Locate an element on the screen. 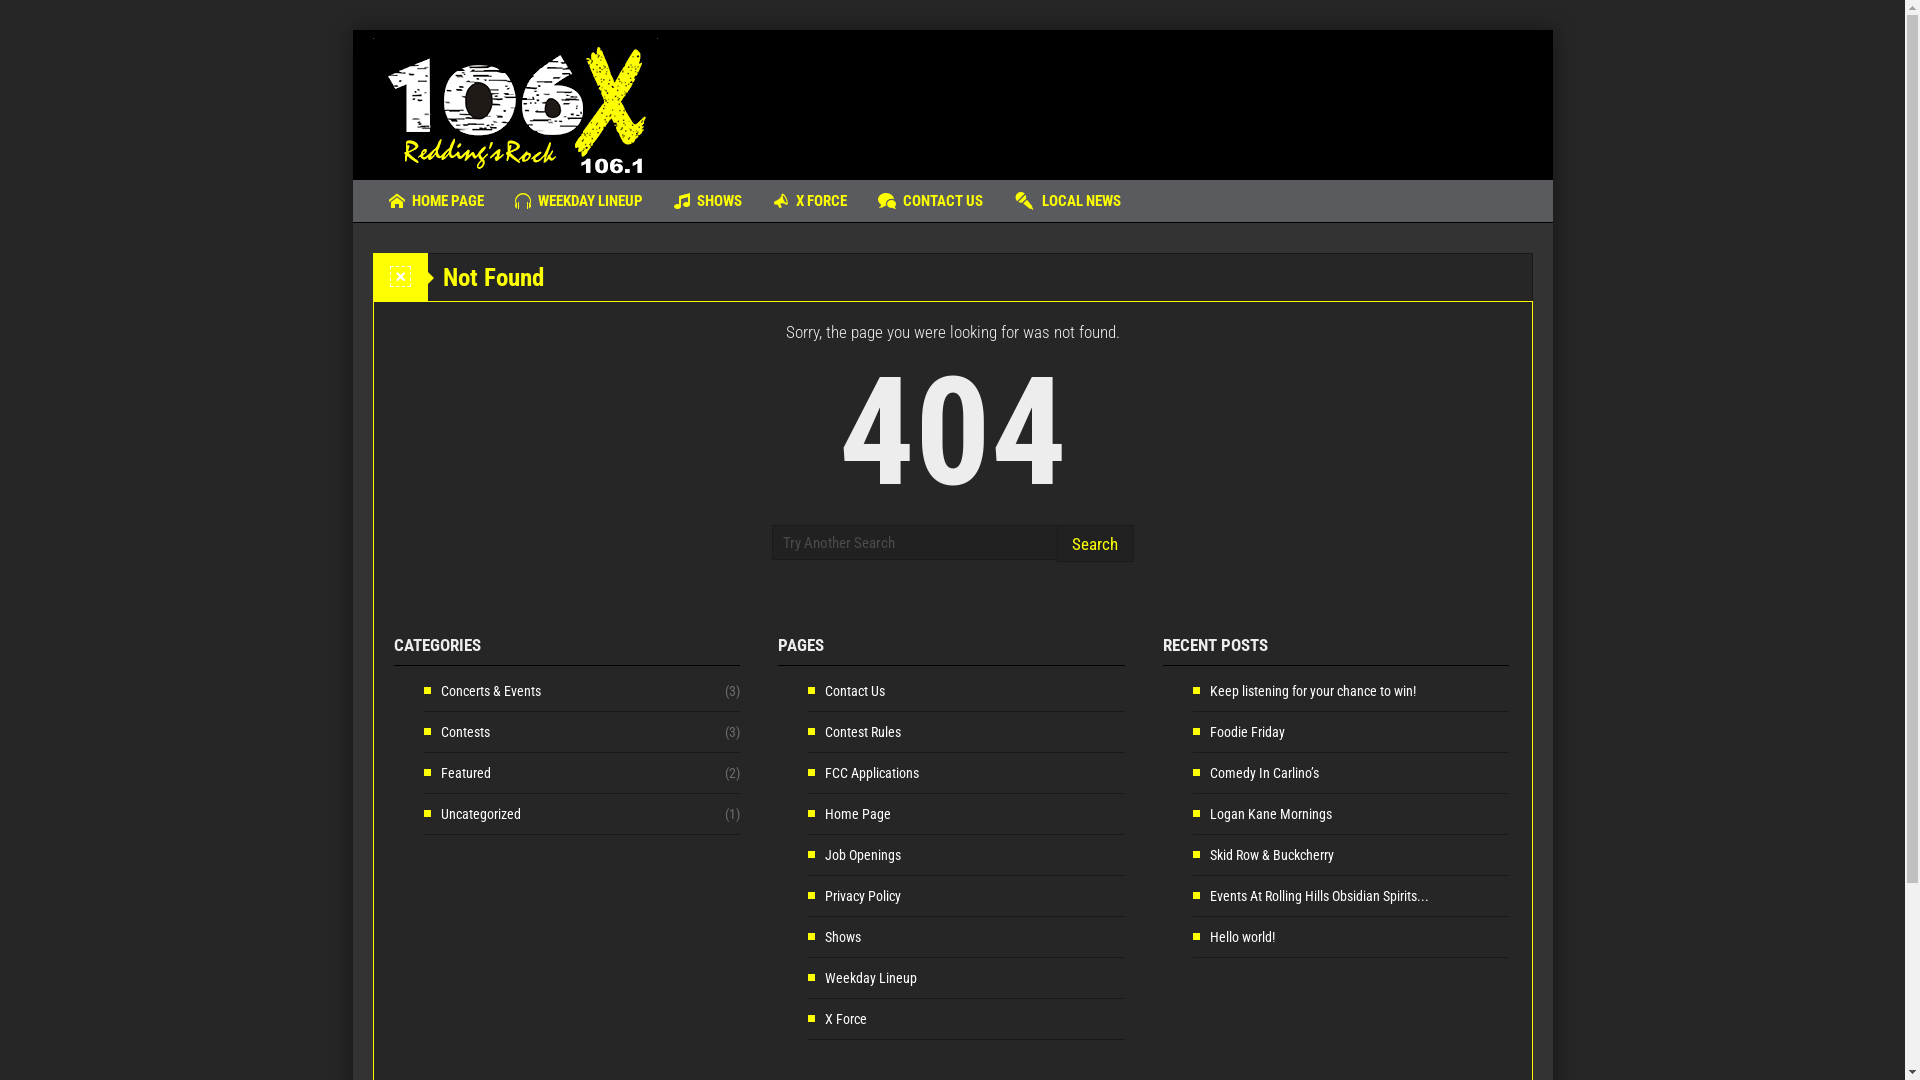 The height and width of the screenshot is (1080, 1920). 'Privacy Policy' is located at coordinates (807, 894).